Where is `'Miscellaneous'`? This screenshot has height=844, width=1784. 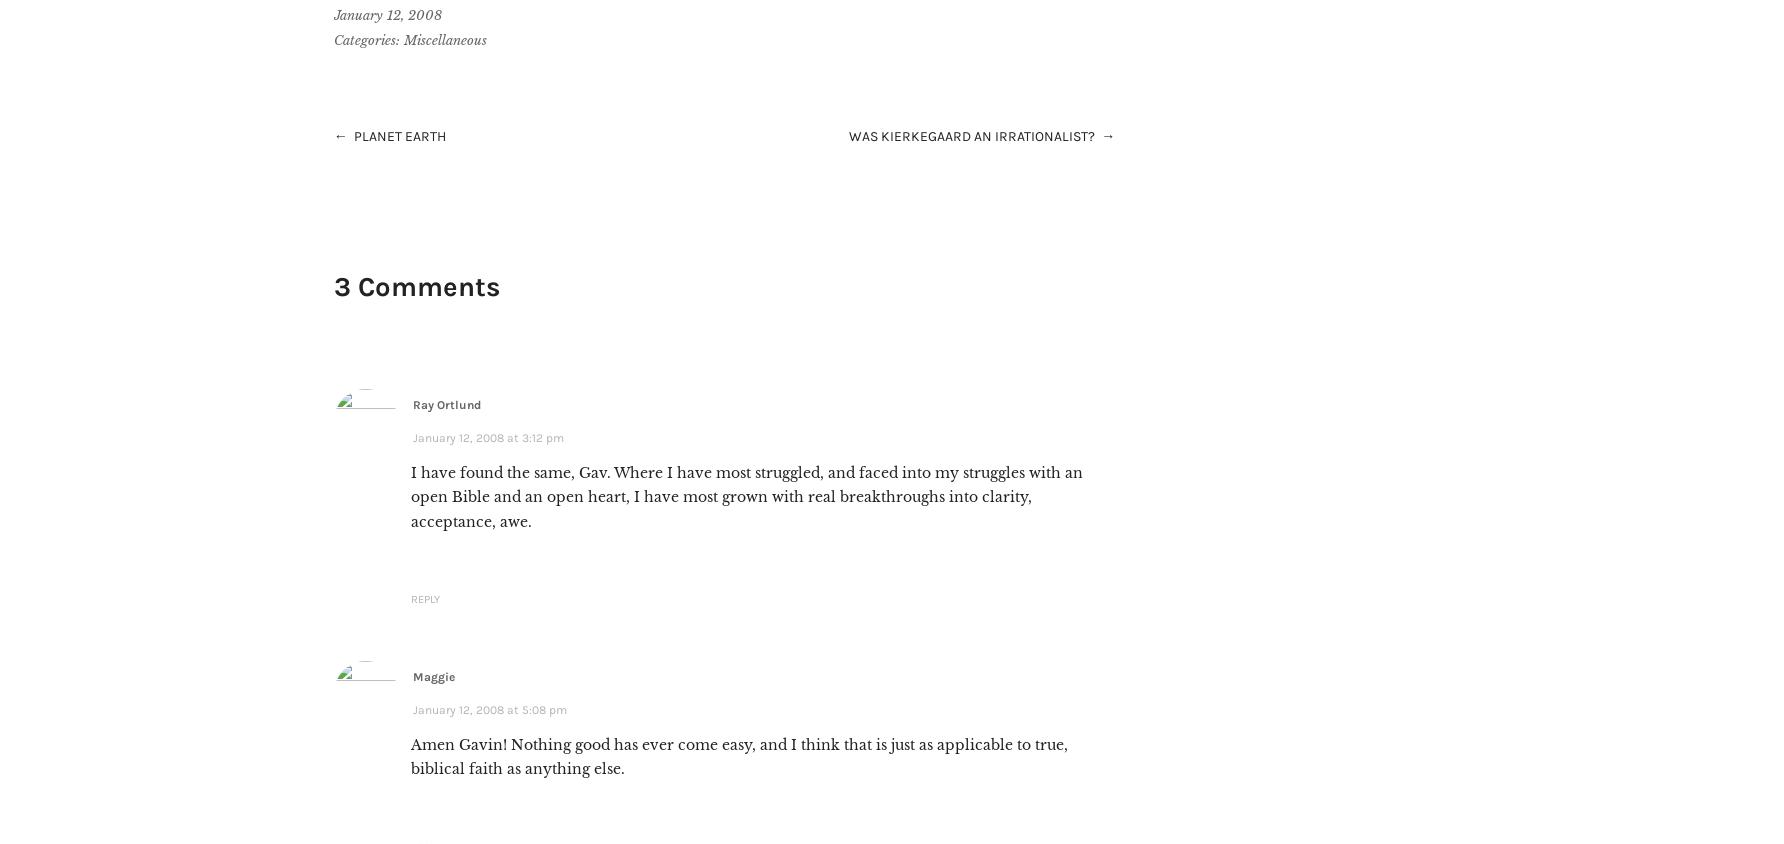 'Miscellaneous' is located at coordinates (443, 39).